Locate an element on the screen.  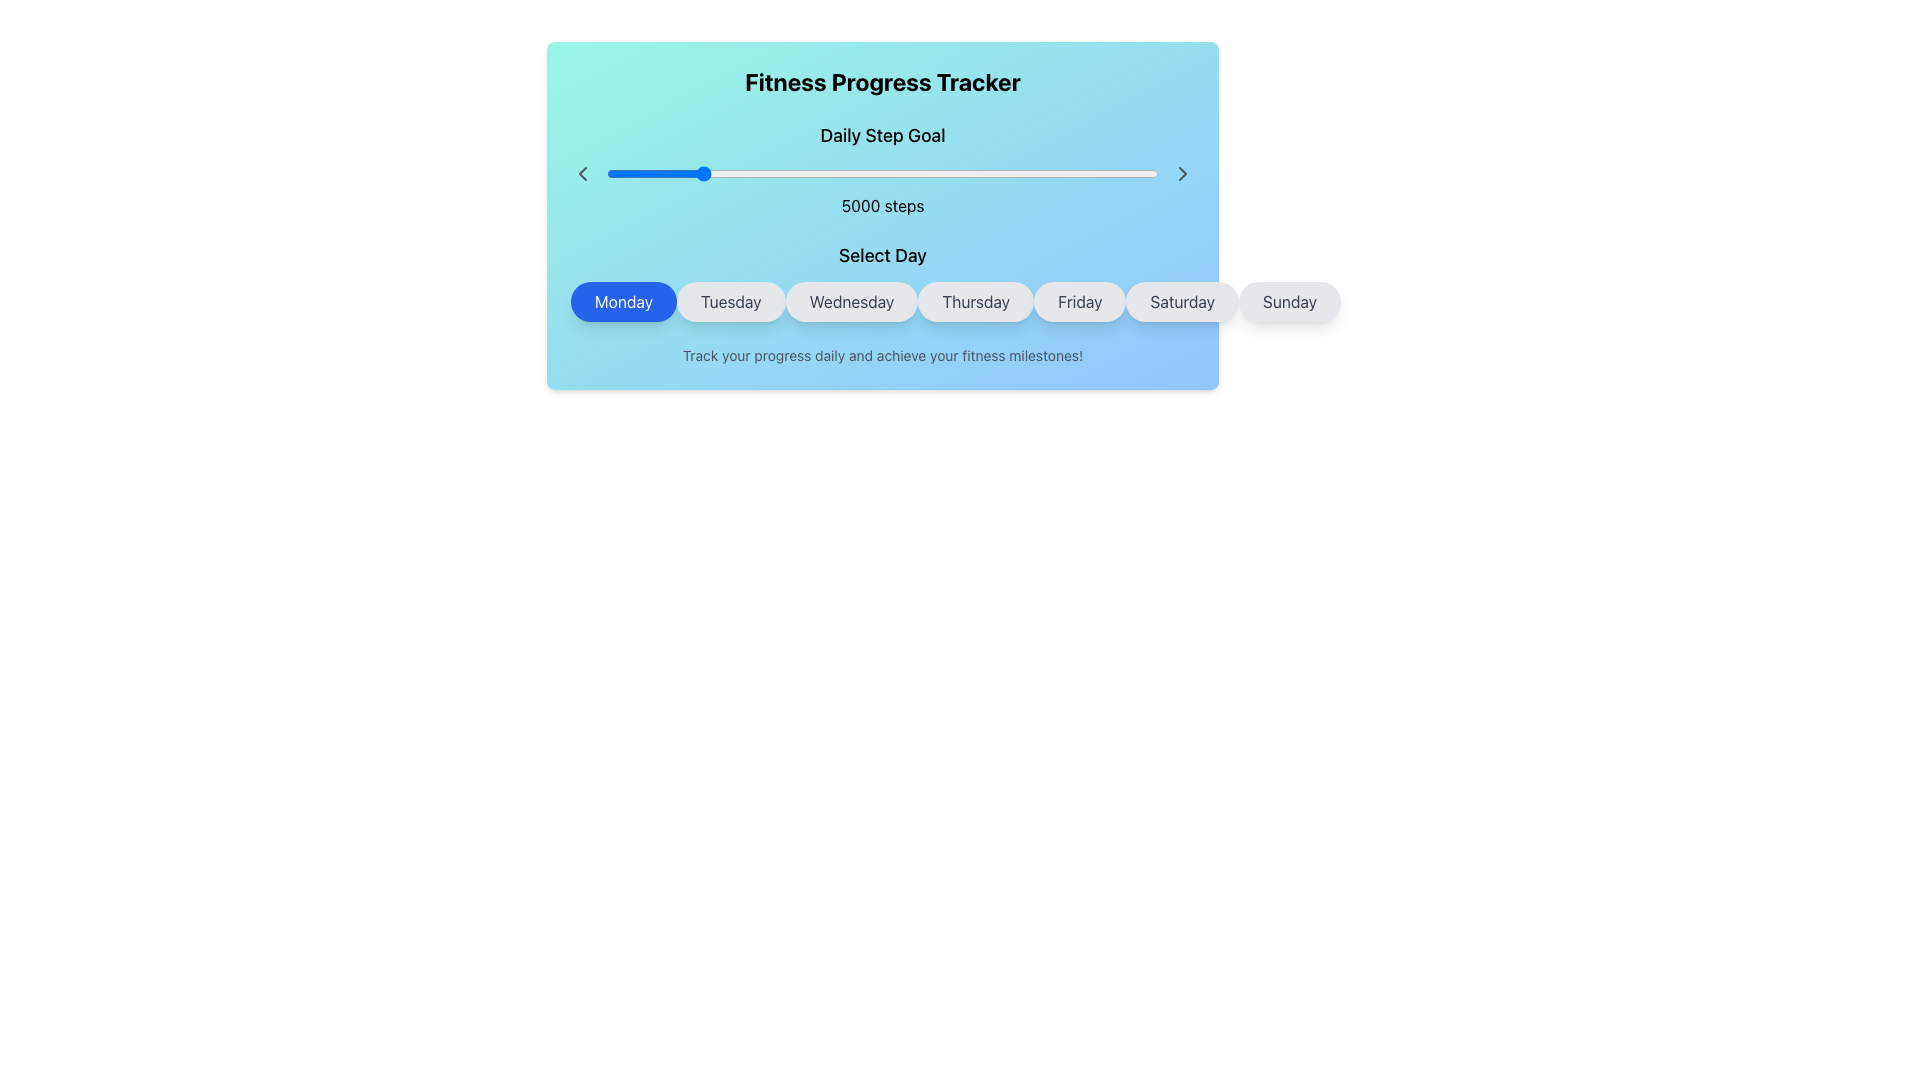
the daily step goal is located at coordinates (636, 172).